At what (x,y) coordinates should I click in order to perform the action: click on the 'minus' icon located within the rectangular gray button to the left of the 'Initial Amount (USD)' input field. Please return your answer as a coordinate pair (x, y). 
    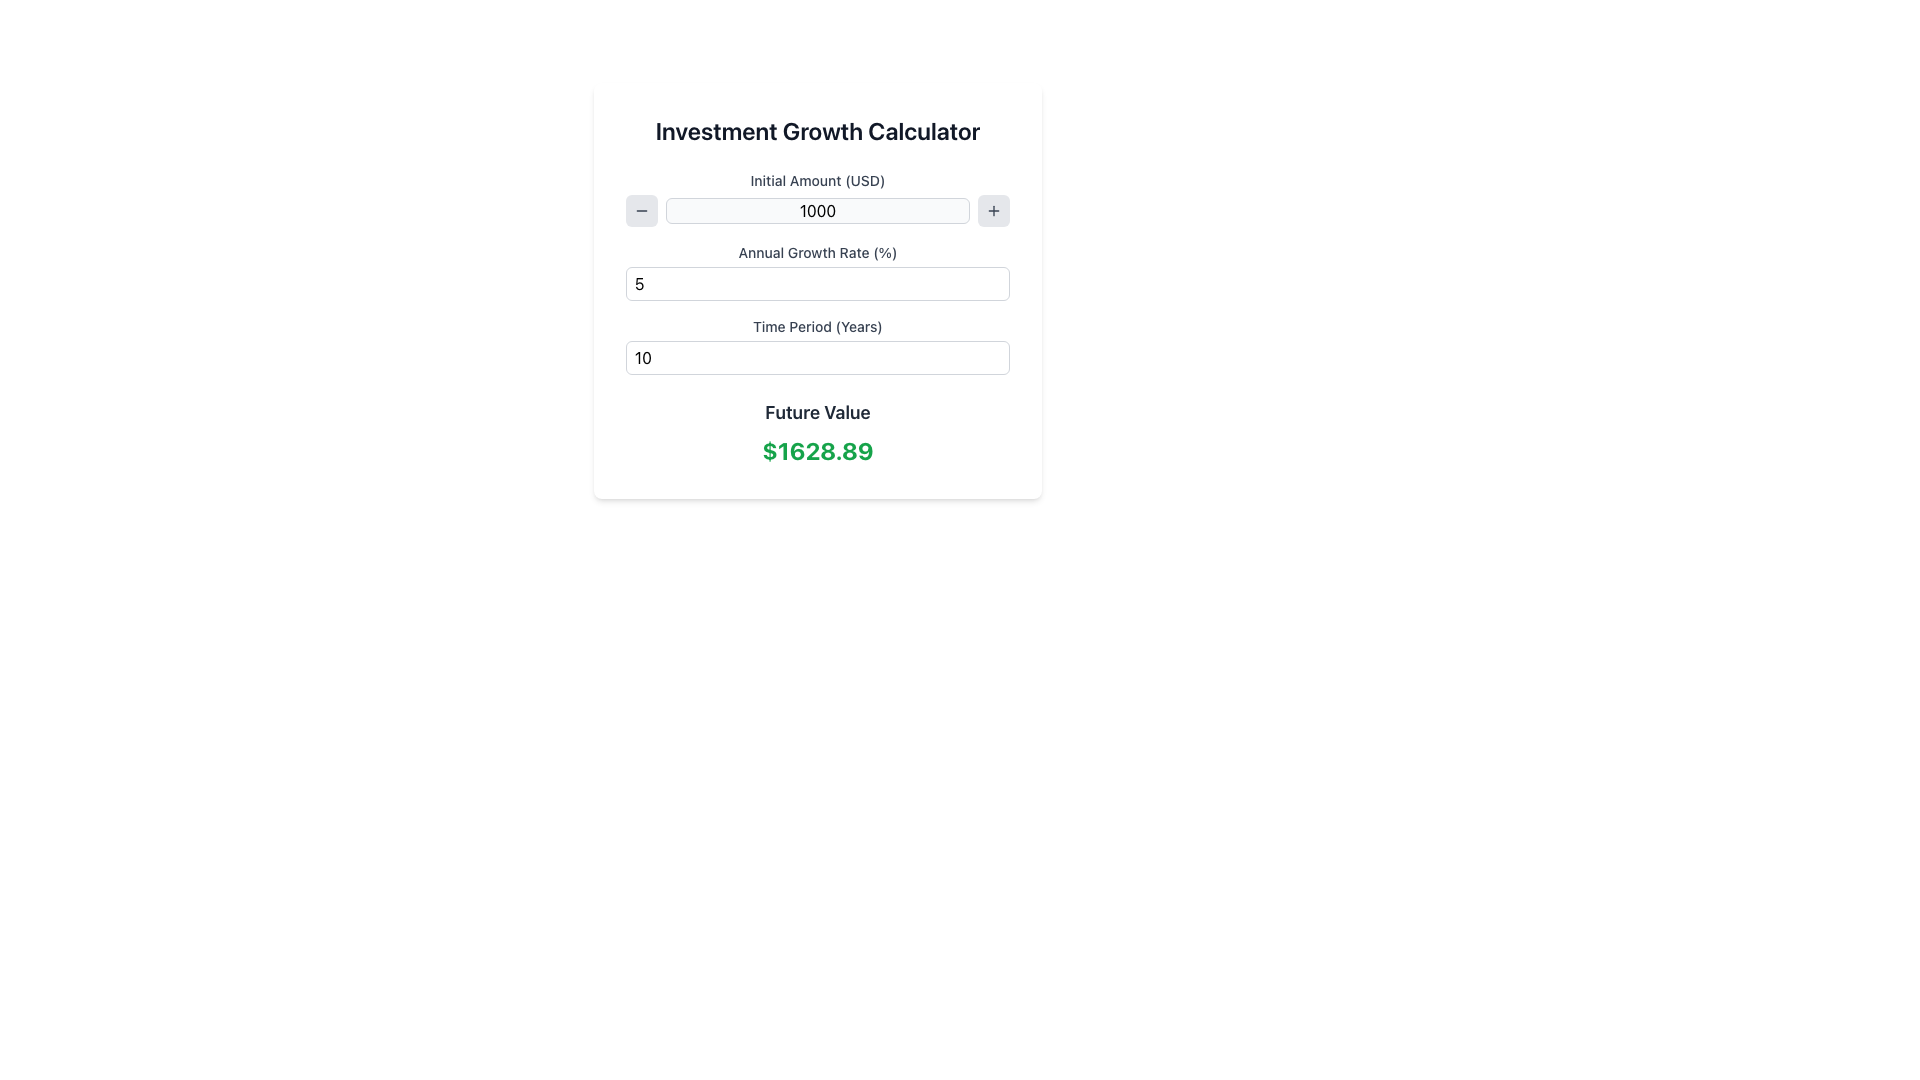
    Looking at the image, I should click on (642, 211).